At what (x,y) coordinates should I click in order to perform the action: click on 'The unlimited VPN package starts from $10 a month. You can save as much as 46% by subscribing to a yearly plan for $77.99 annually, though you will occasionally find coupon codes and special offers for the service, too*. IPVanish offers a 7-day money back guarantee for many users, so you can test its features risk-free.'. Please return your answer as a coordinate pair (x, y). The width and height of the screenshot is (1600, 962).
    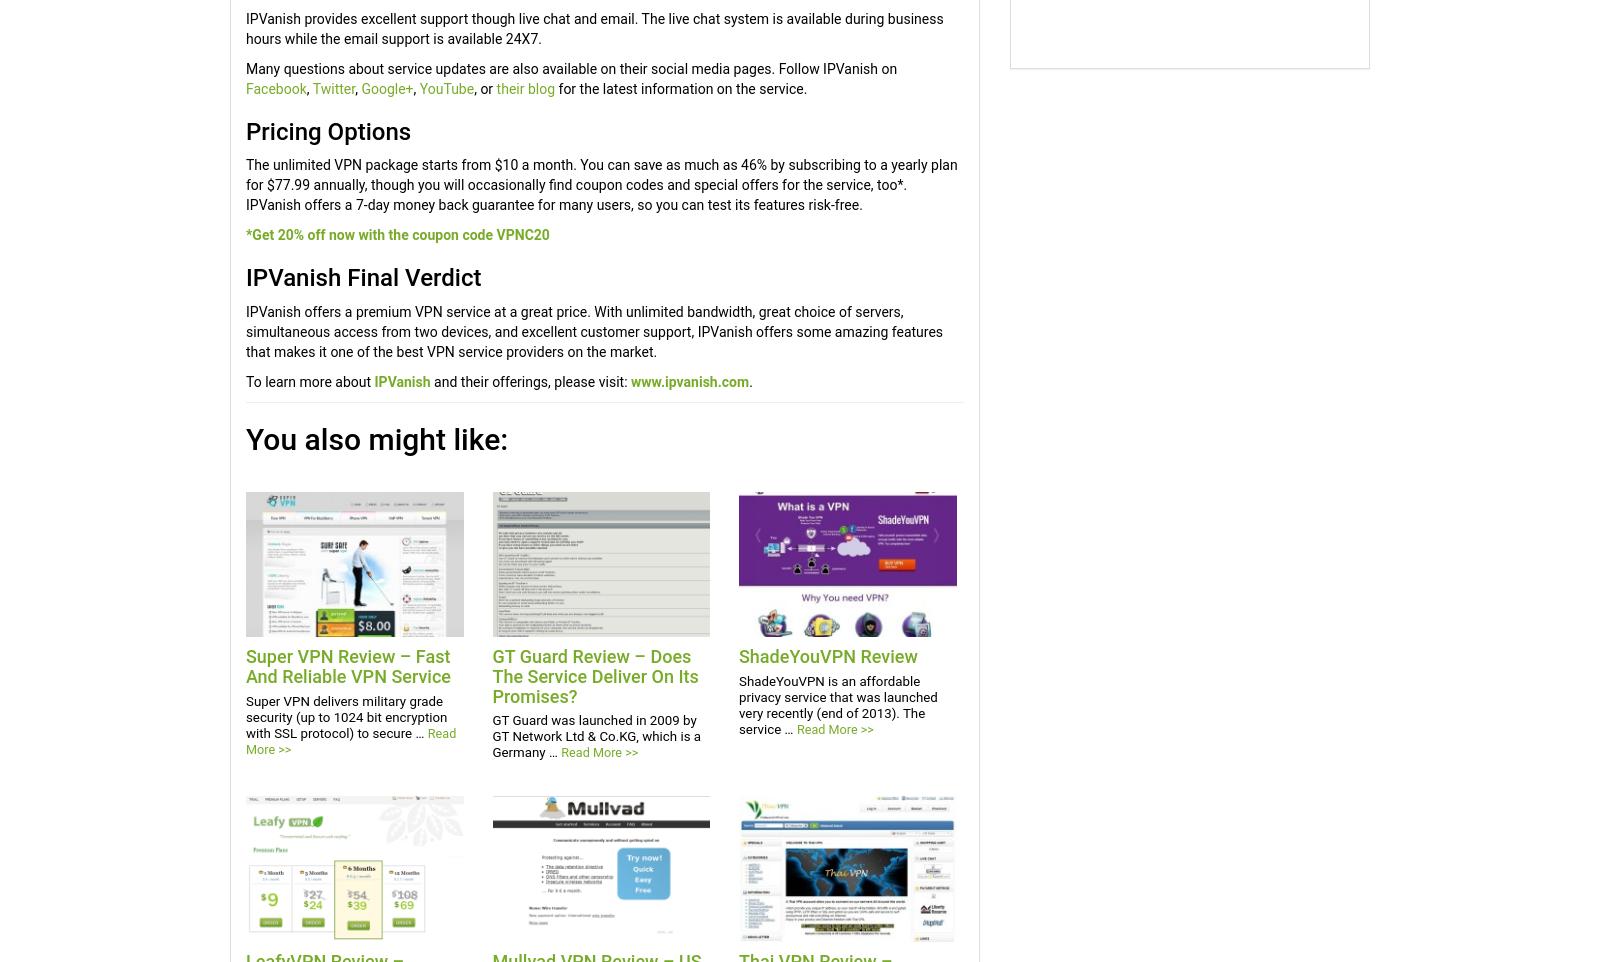
    Looking at the image, I should click on (601, 184).